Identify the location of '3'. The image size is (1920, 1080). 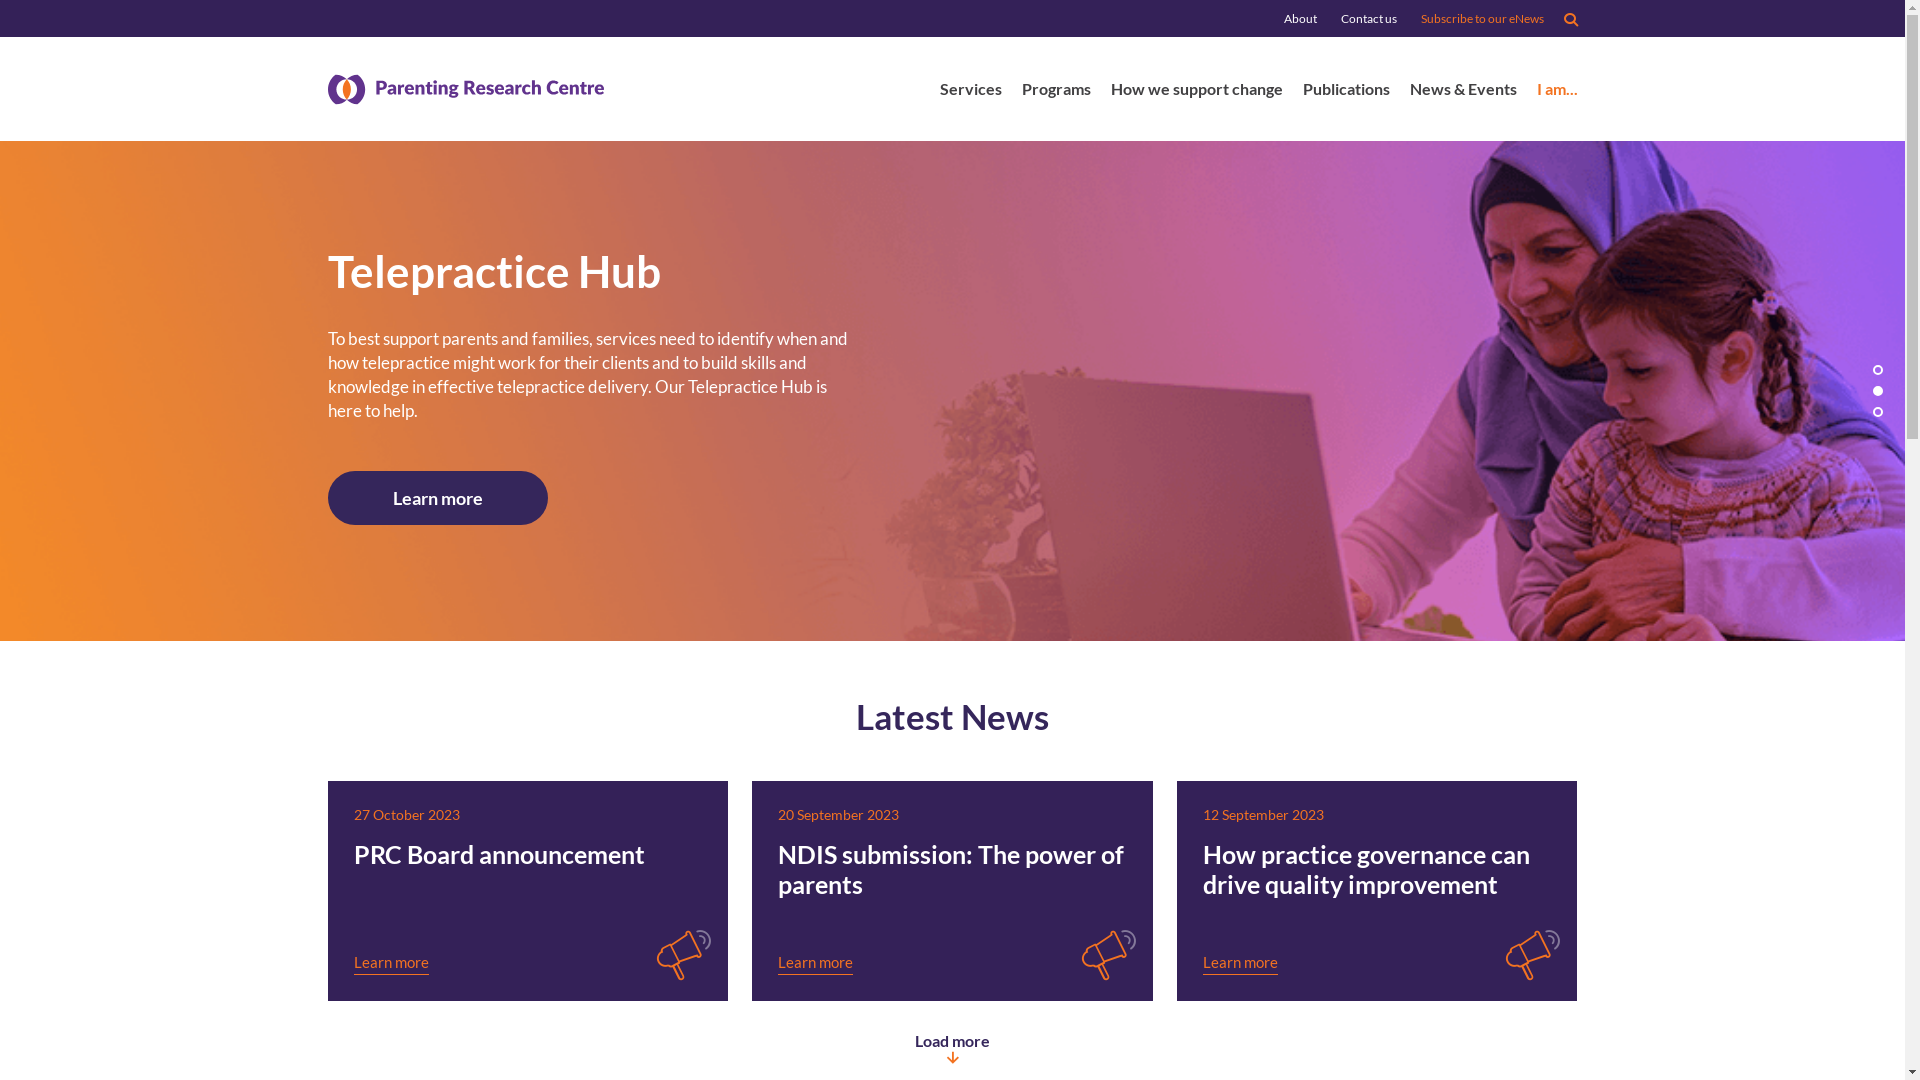
(1876, 411).